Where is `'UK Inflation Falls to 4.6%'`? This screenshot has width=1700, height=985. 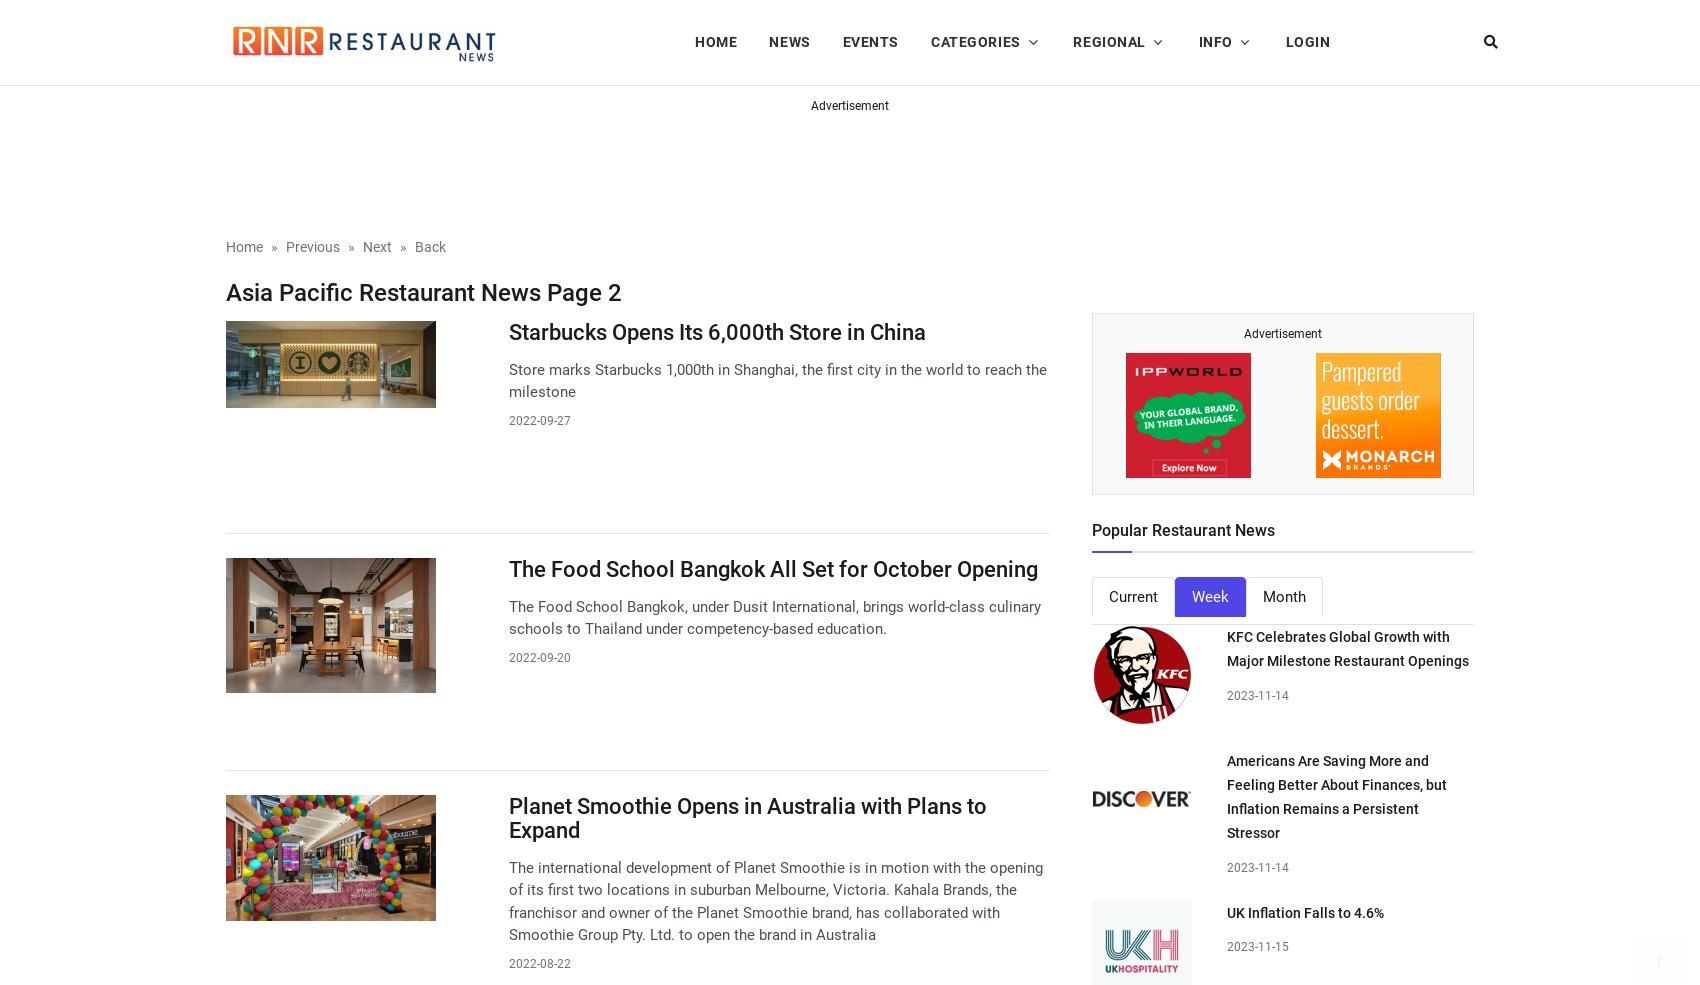
'UK Inflation Falls to 4.6%' is located at coordinates (1305, 912).